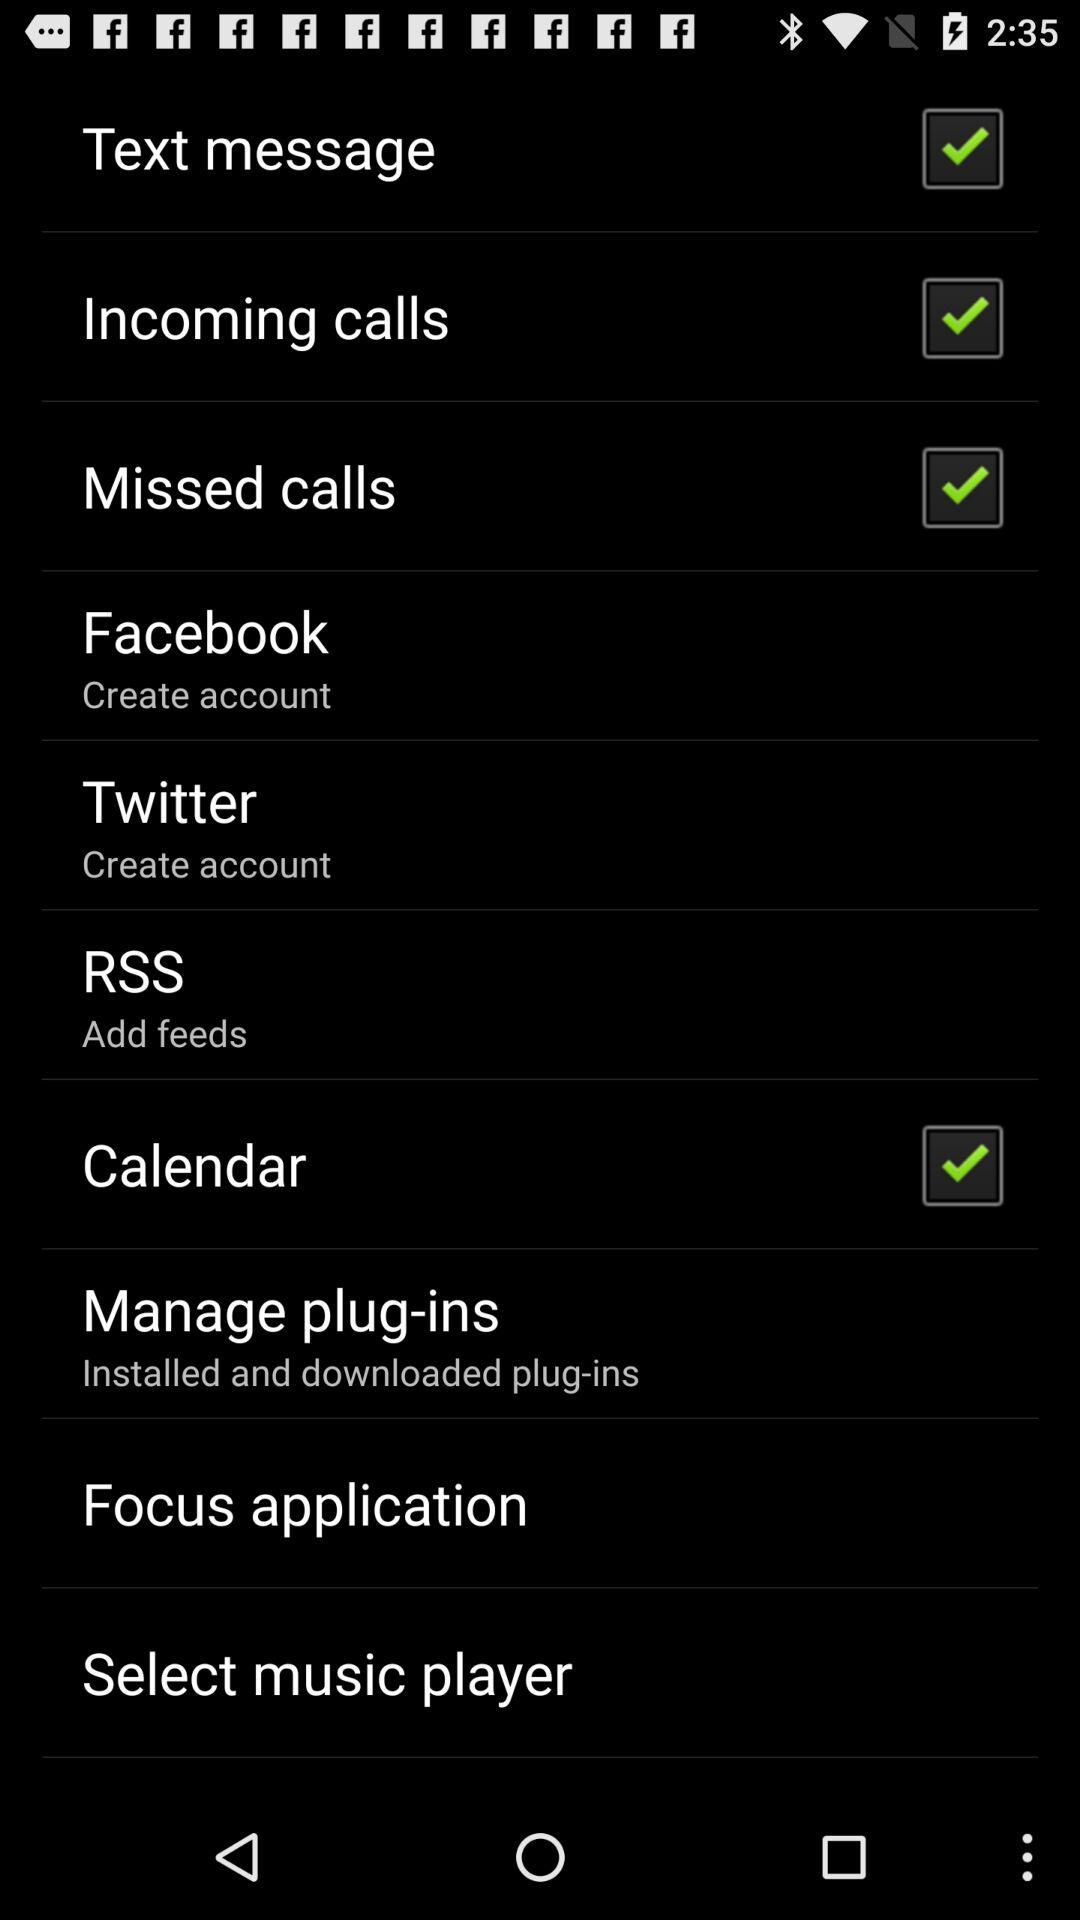 The width and height of the screenshot is (1080, 1920). Describe the element at coordinates (168, 798) in the screenshot. I see `item below create account app` at that location.